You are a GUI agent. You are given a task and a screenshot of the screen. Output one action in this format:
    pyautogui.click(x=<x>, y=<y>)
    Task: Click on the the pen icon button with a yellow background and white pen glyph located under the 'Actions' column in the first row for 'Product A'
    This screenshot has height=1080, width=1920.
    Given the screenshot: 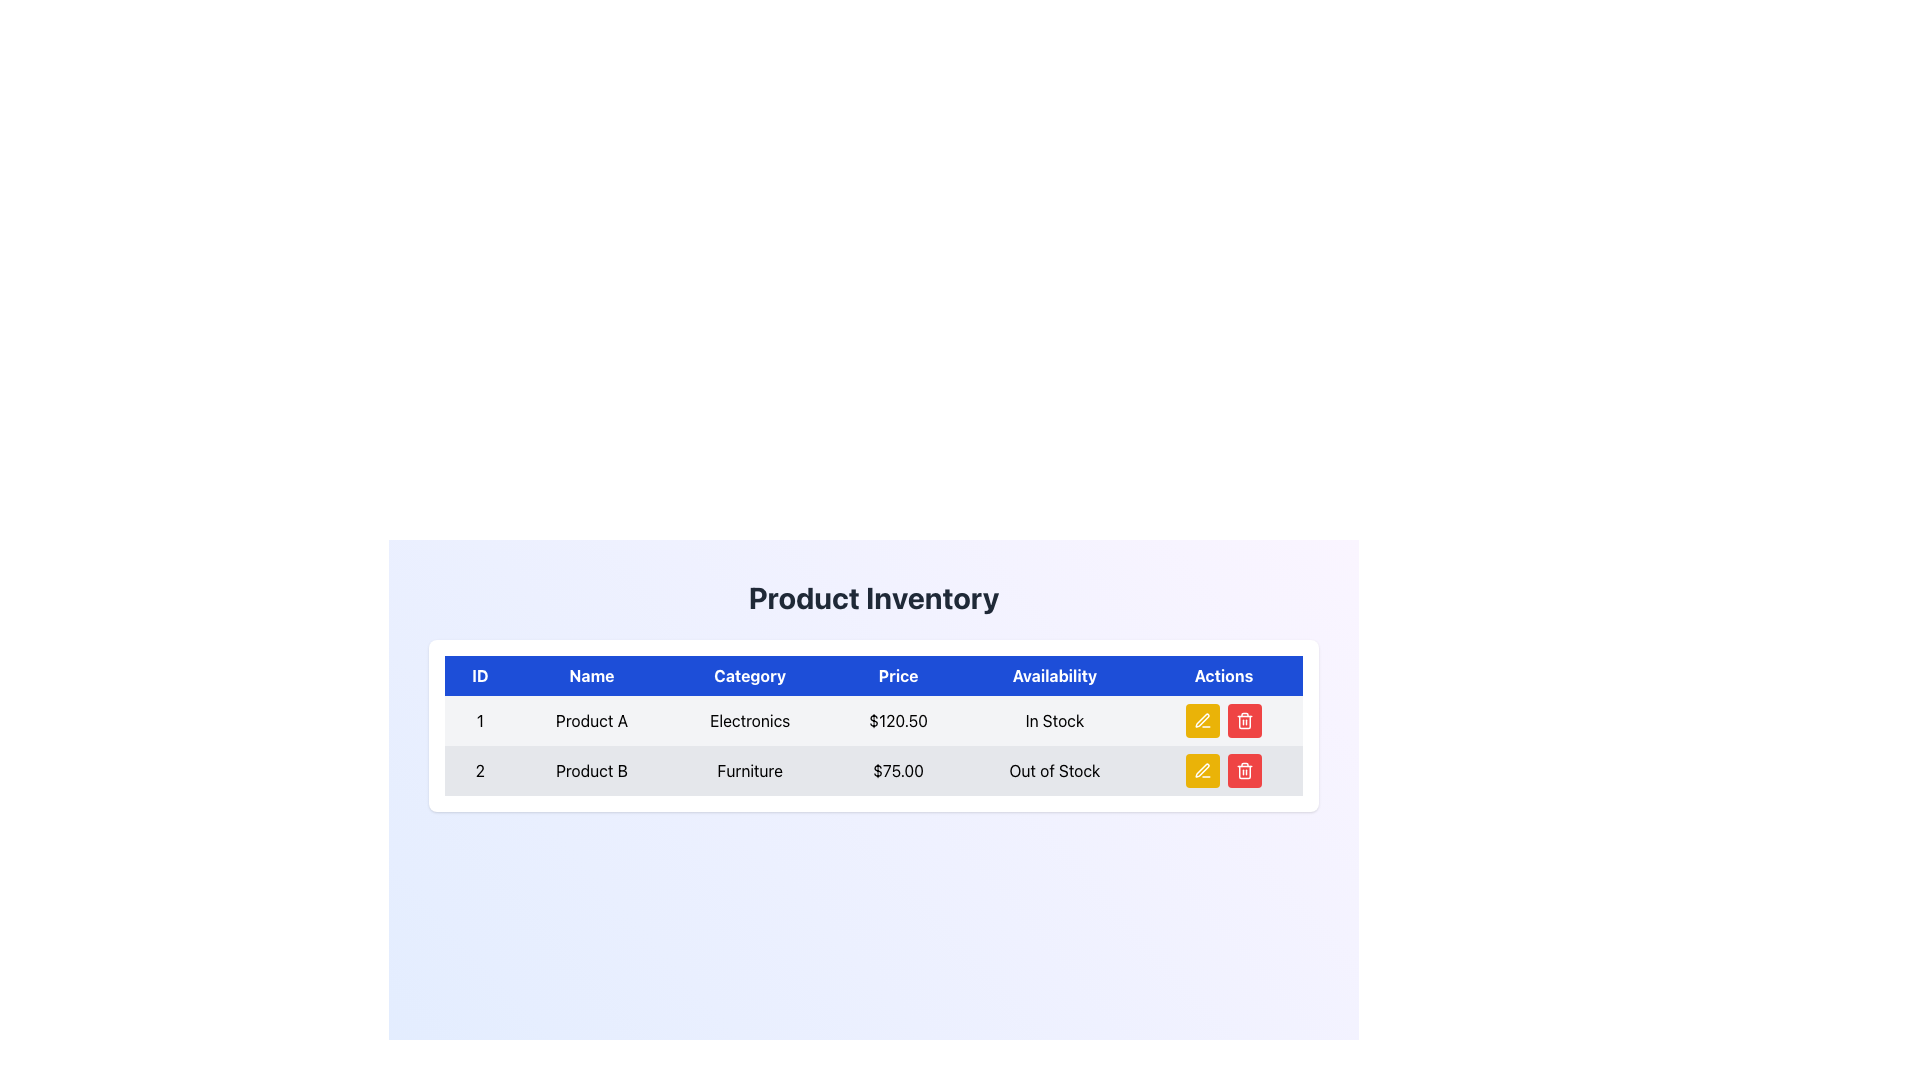 What is the action you would take?
    pyautogui.click(x=1201, y=721)
    